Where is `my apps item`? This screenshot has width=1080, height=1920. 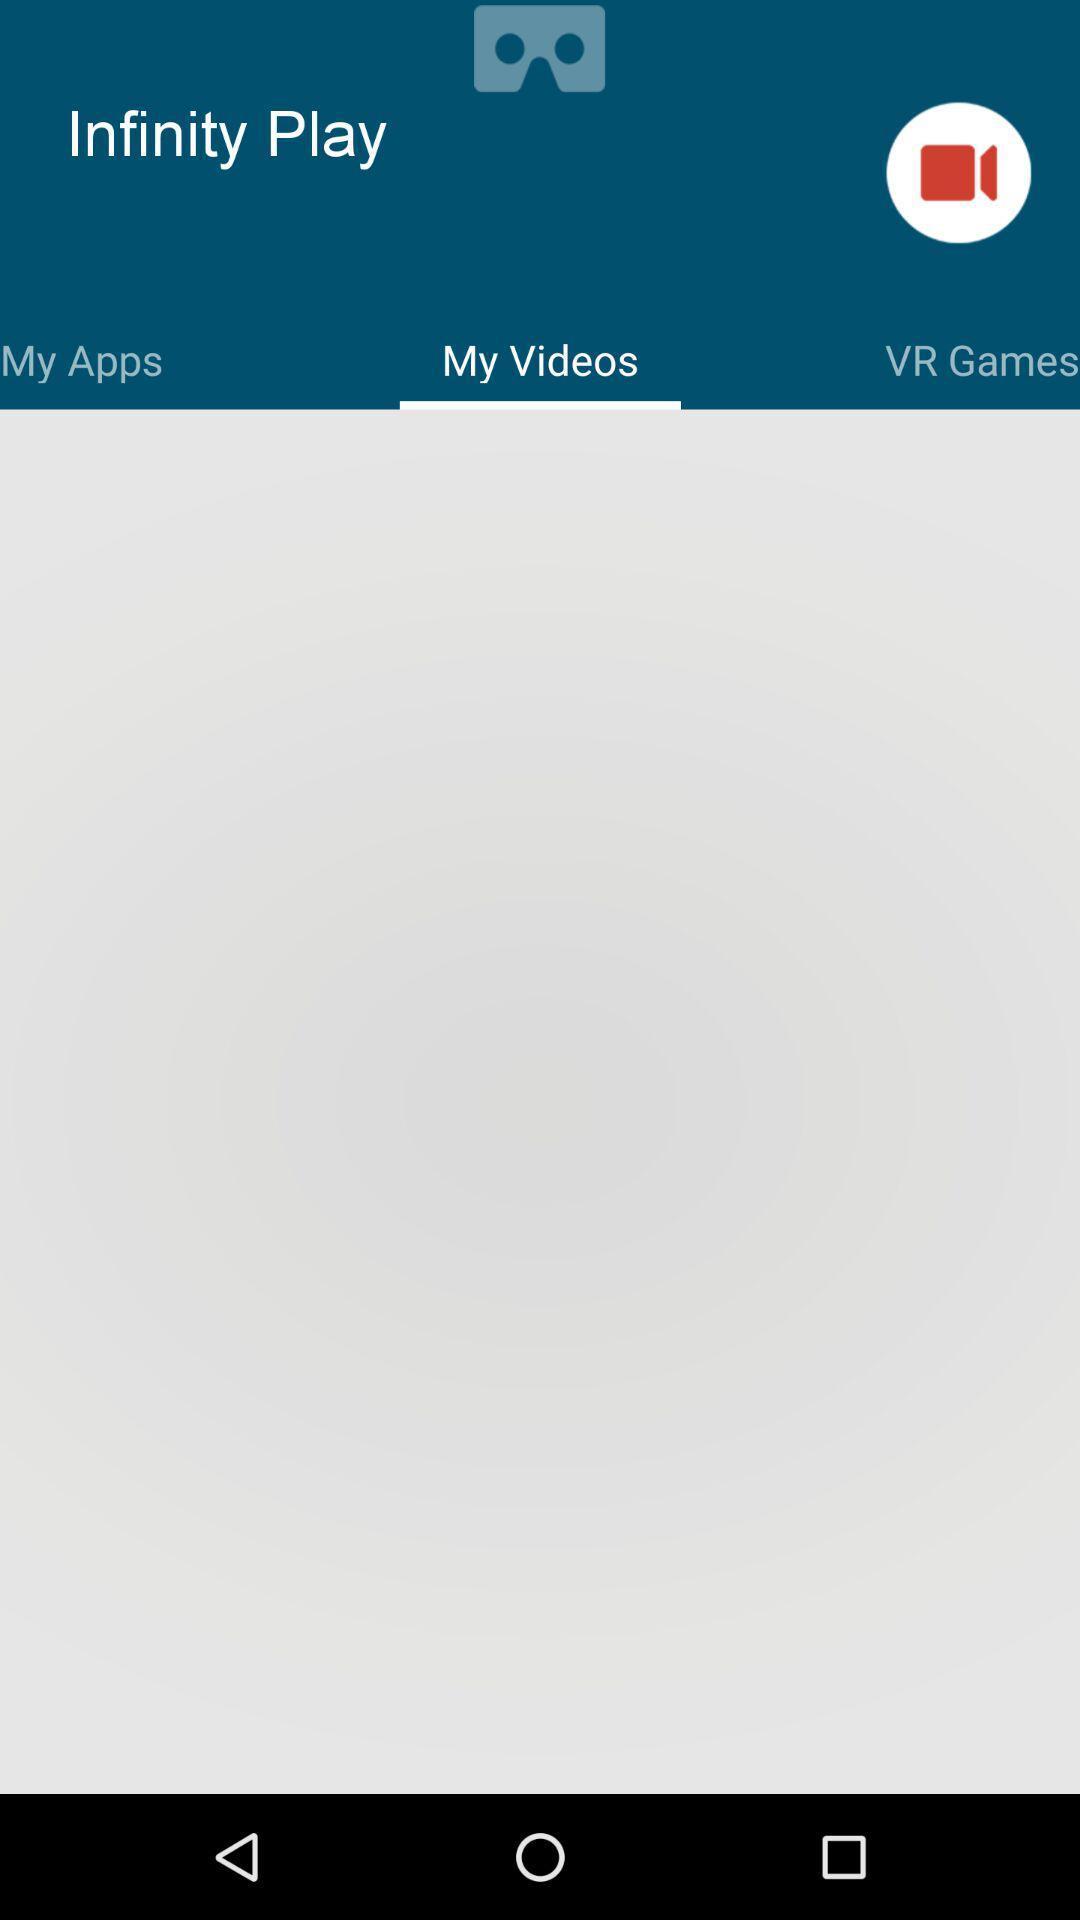
my apps item is located at coordinates (80, 356).